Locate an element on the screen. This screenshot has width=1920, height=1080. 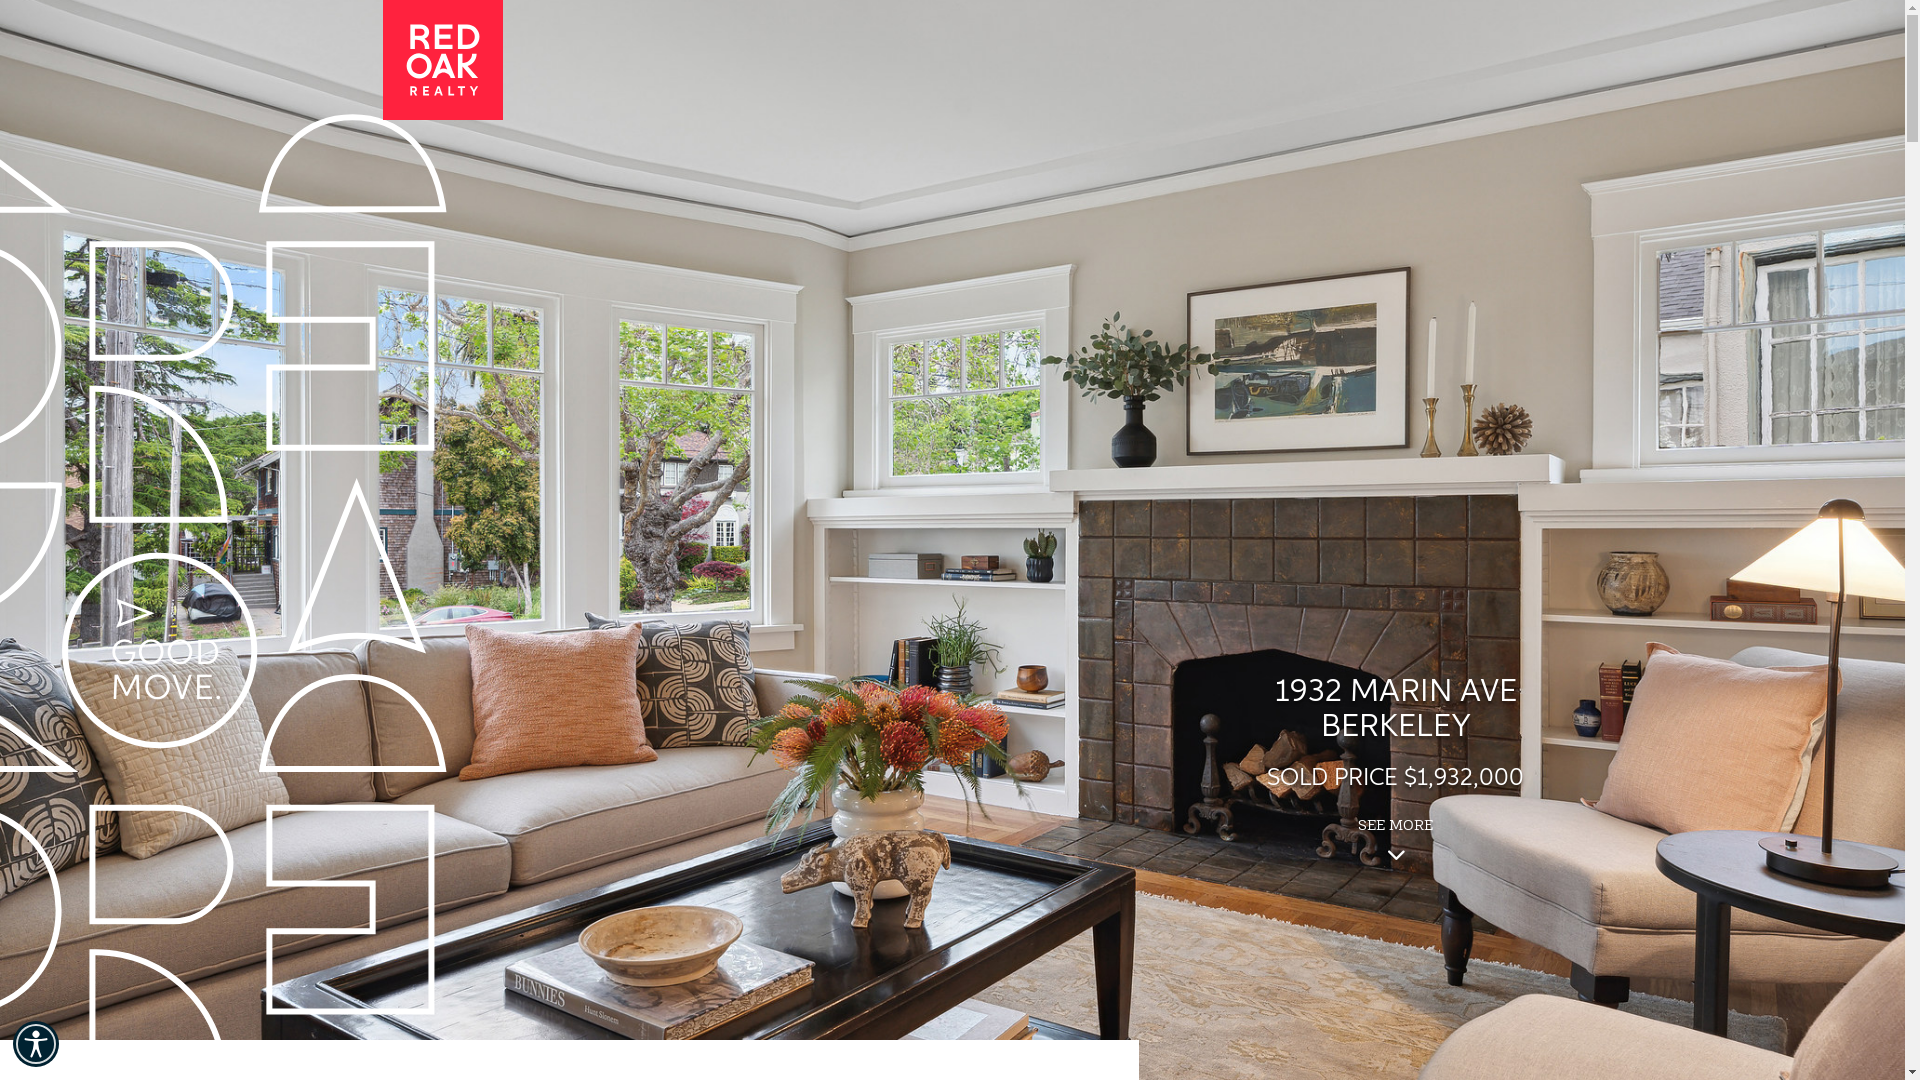
'SEE MORE' is located at coordinates (1358, 826).